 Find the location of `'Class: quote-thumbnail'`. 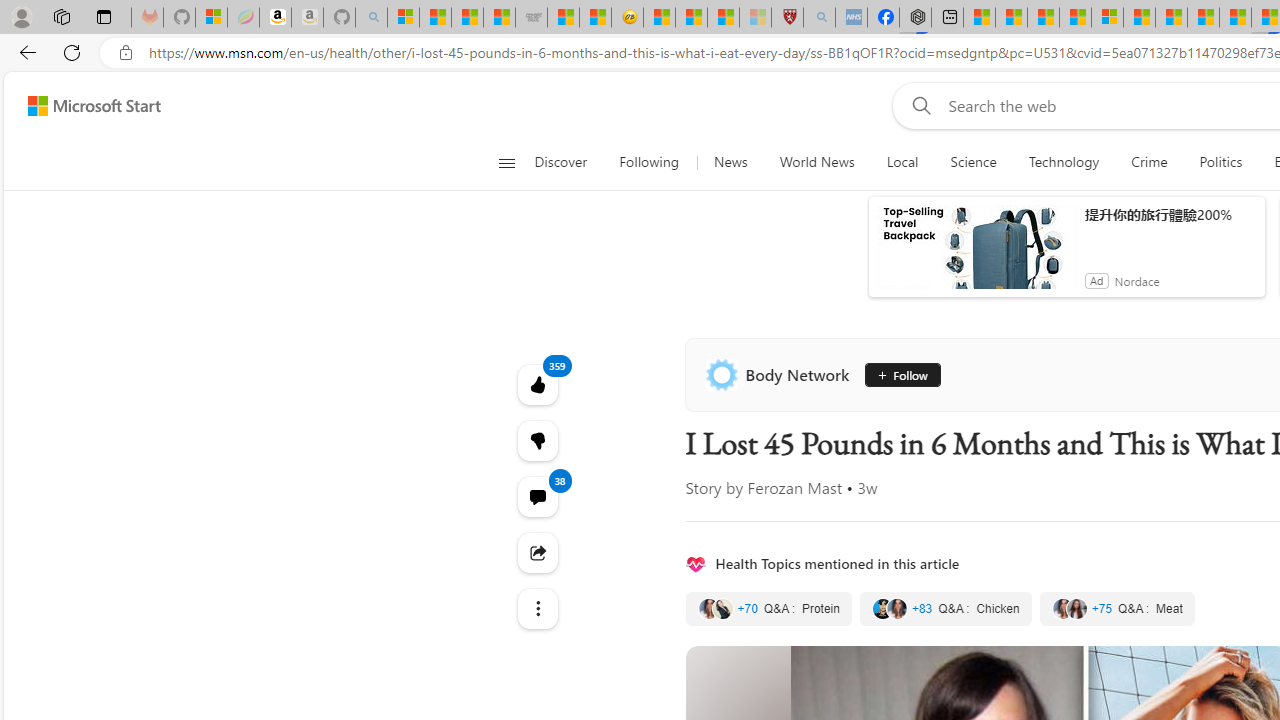

'Class: quote-thumbnail' is located at coordinates (1075, 608).